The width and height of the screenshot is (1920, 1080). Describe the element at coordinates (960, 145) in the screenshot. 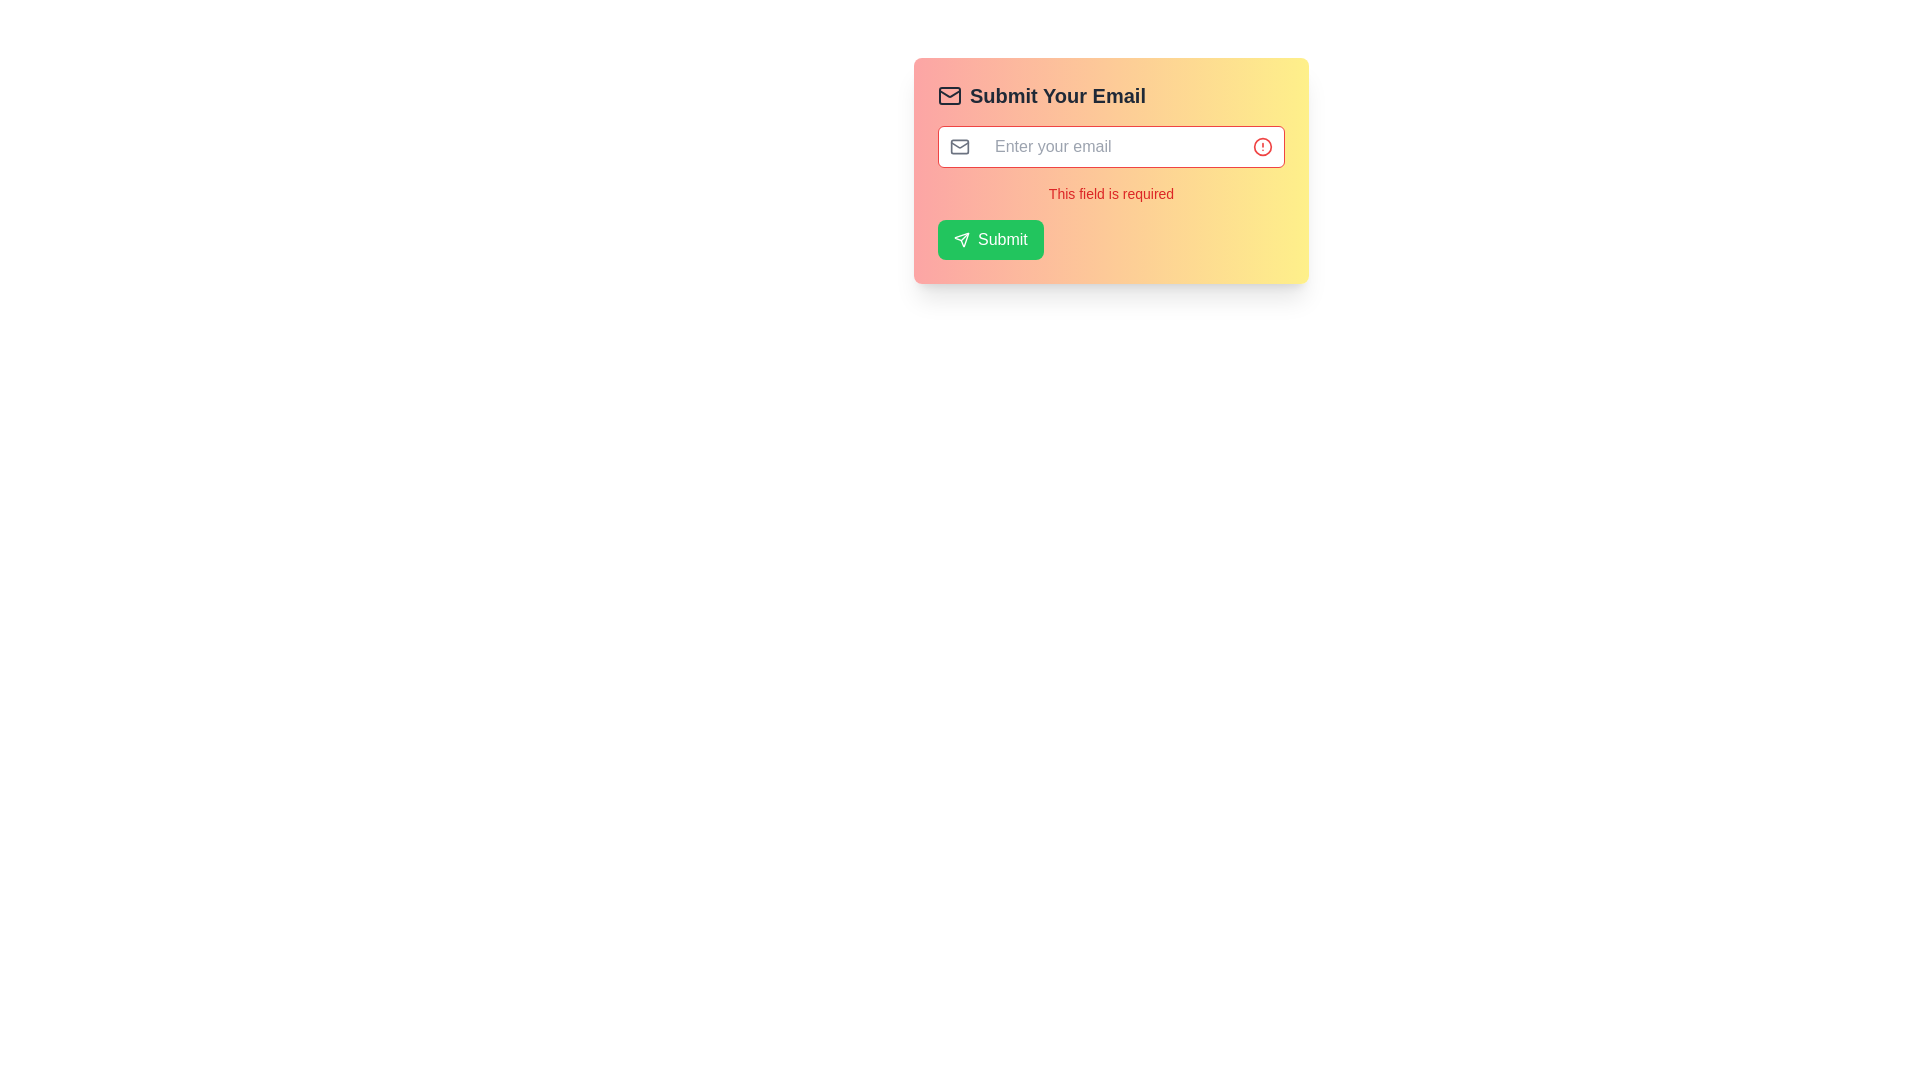

I see `the email icon that visually indicates the purpose of the adjacent email input field, located to the left and slightly above the center of the email input field` at that location.